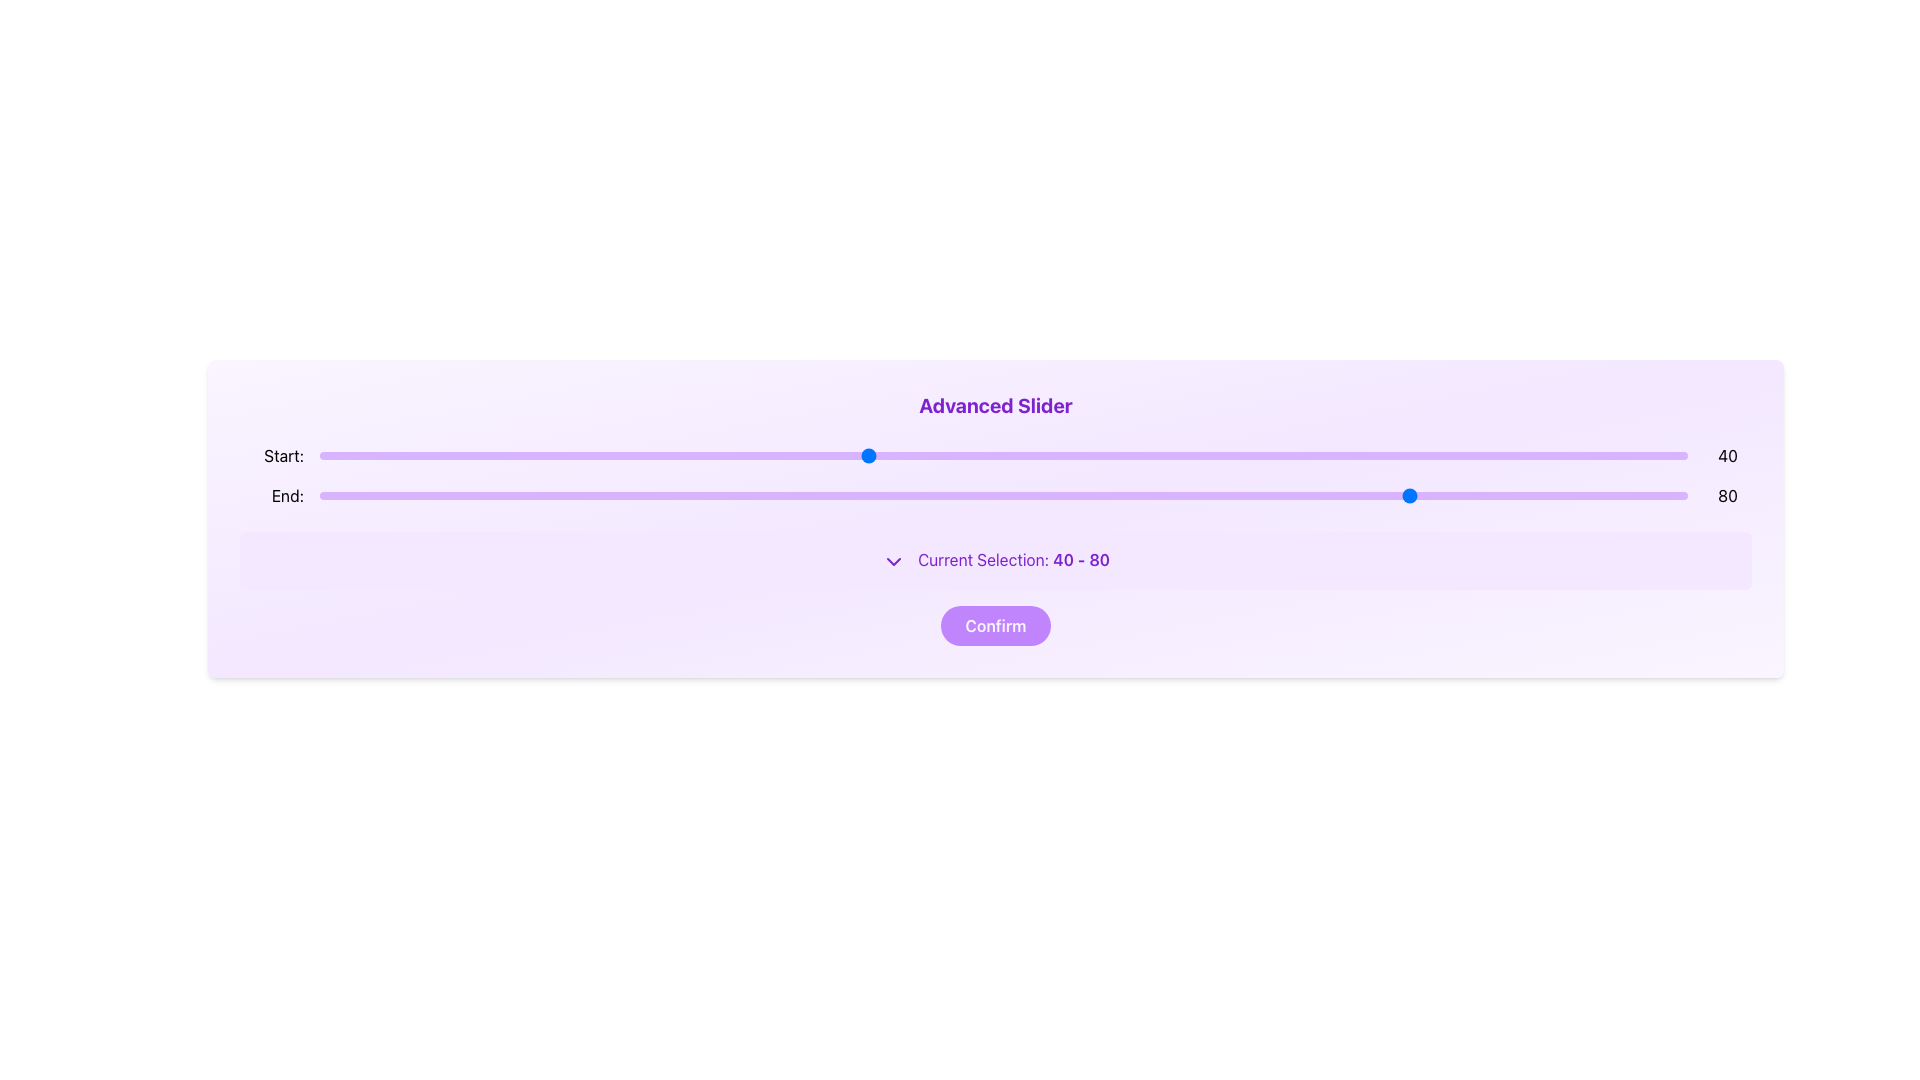 This screenshot has height=1080, width=1920. I want to click on text displayed in the bold purple '40 - 80' Text Label located under the 'Current Selection' label, so click(1080, 559).